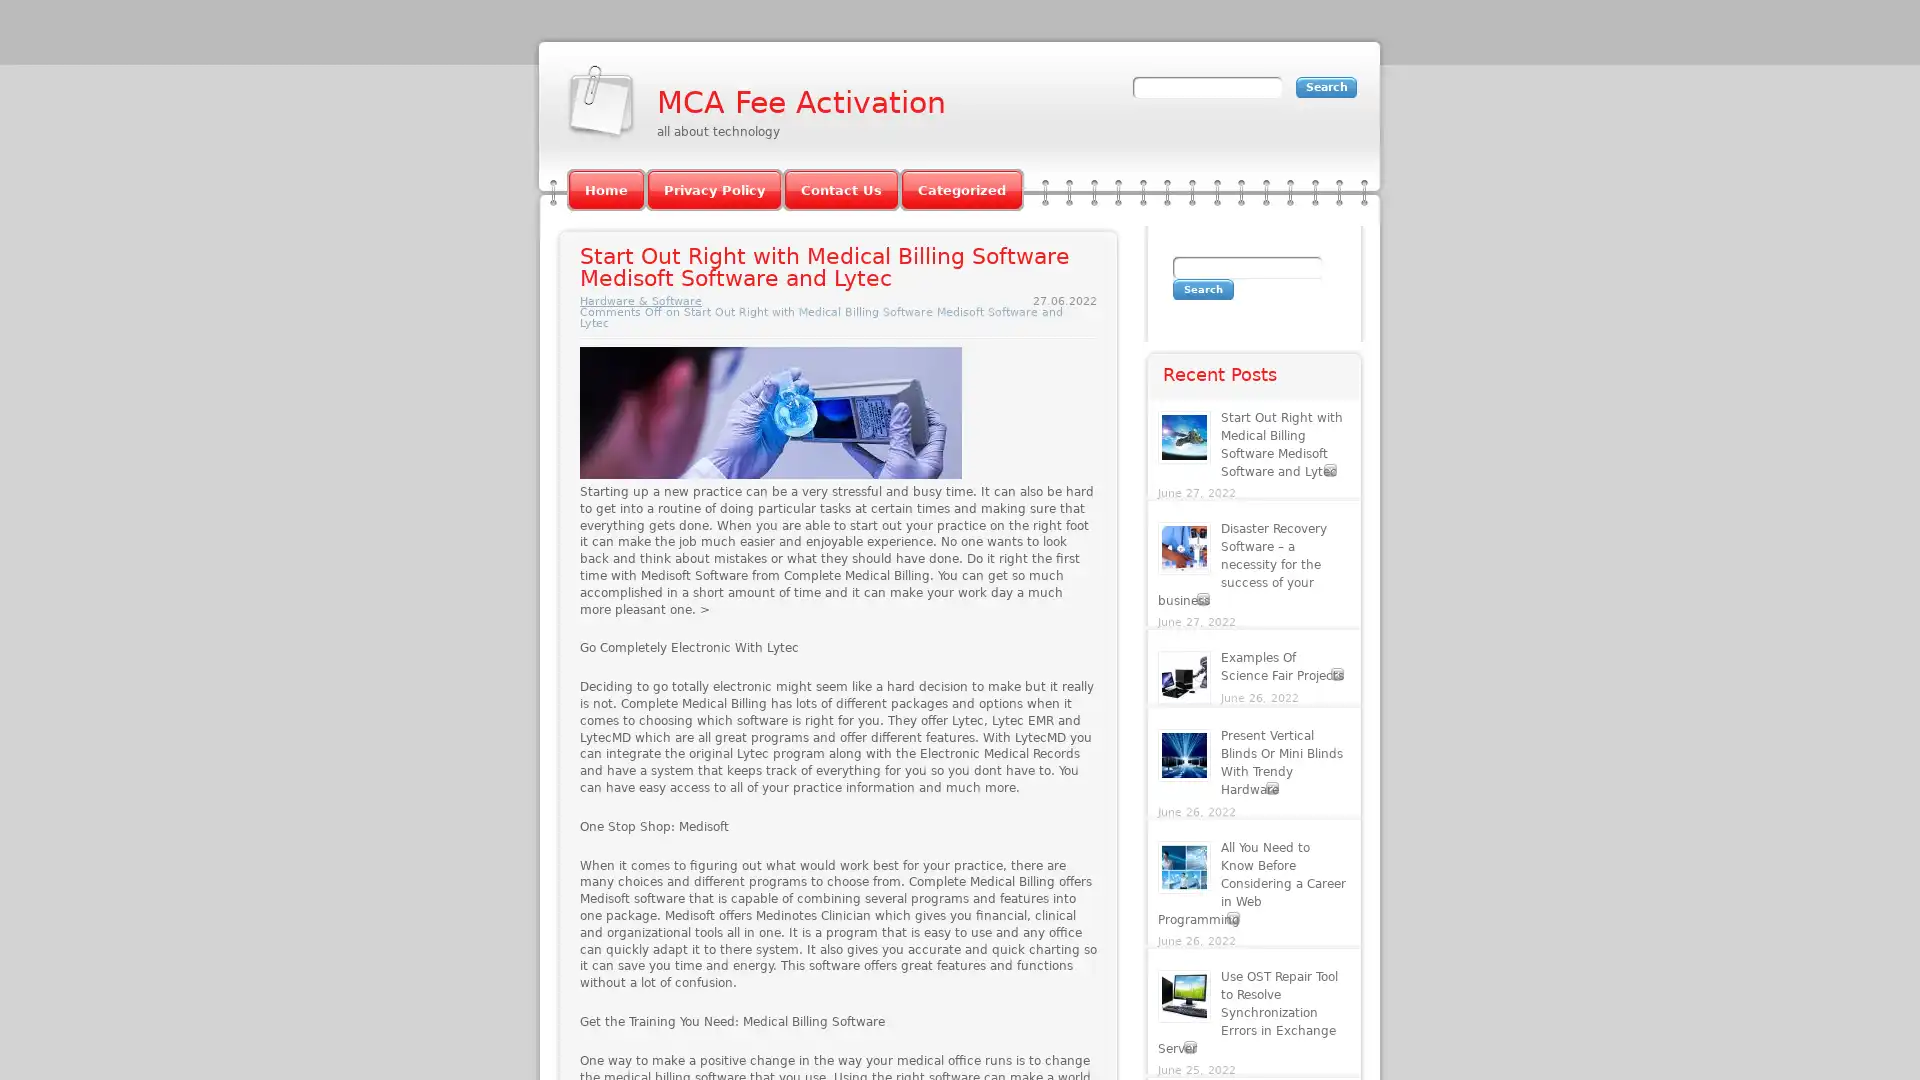 Image resolution: width=1920 pixels, height=1080 pixels. What do you see at coordinates (1326, 86) in the screenshot?
I see `Search` at bounding box center [1326, 86].